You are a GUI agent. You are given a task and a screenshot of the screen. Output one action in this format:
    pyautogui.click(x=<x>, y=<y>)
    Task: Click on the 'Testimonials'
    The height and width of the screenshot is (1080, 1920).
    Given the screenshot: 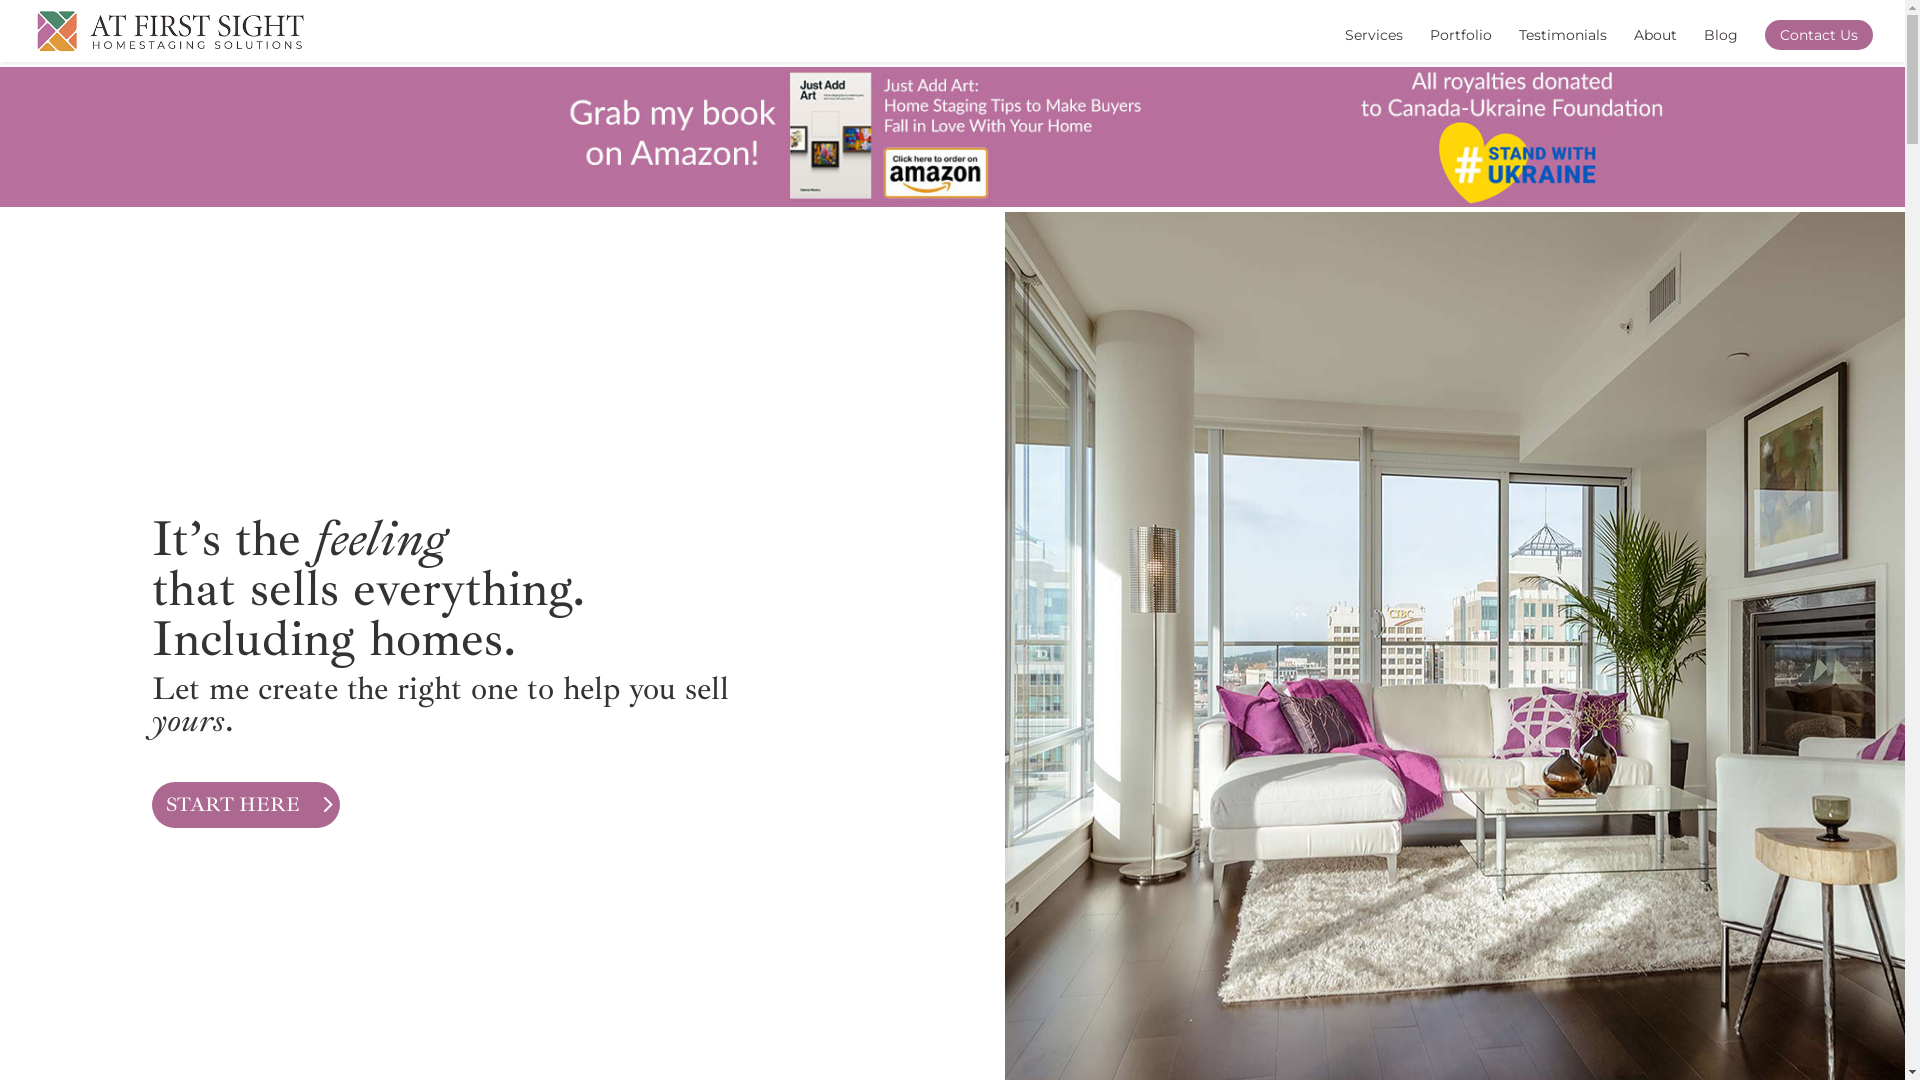 What is the action you would take?
    pyautogui.click(x=1562, y=45)
    